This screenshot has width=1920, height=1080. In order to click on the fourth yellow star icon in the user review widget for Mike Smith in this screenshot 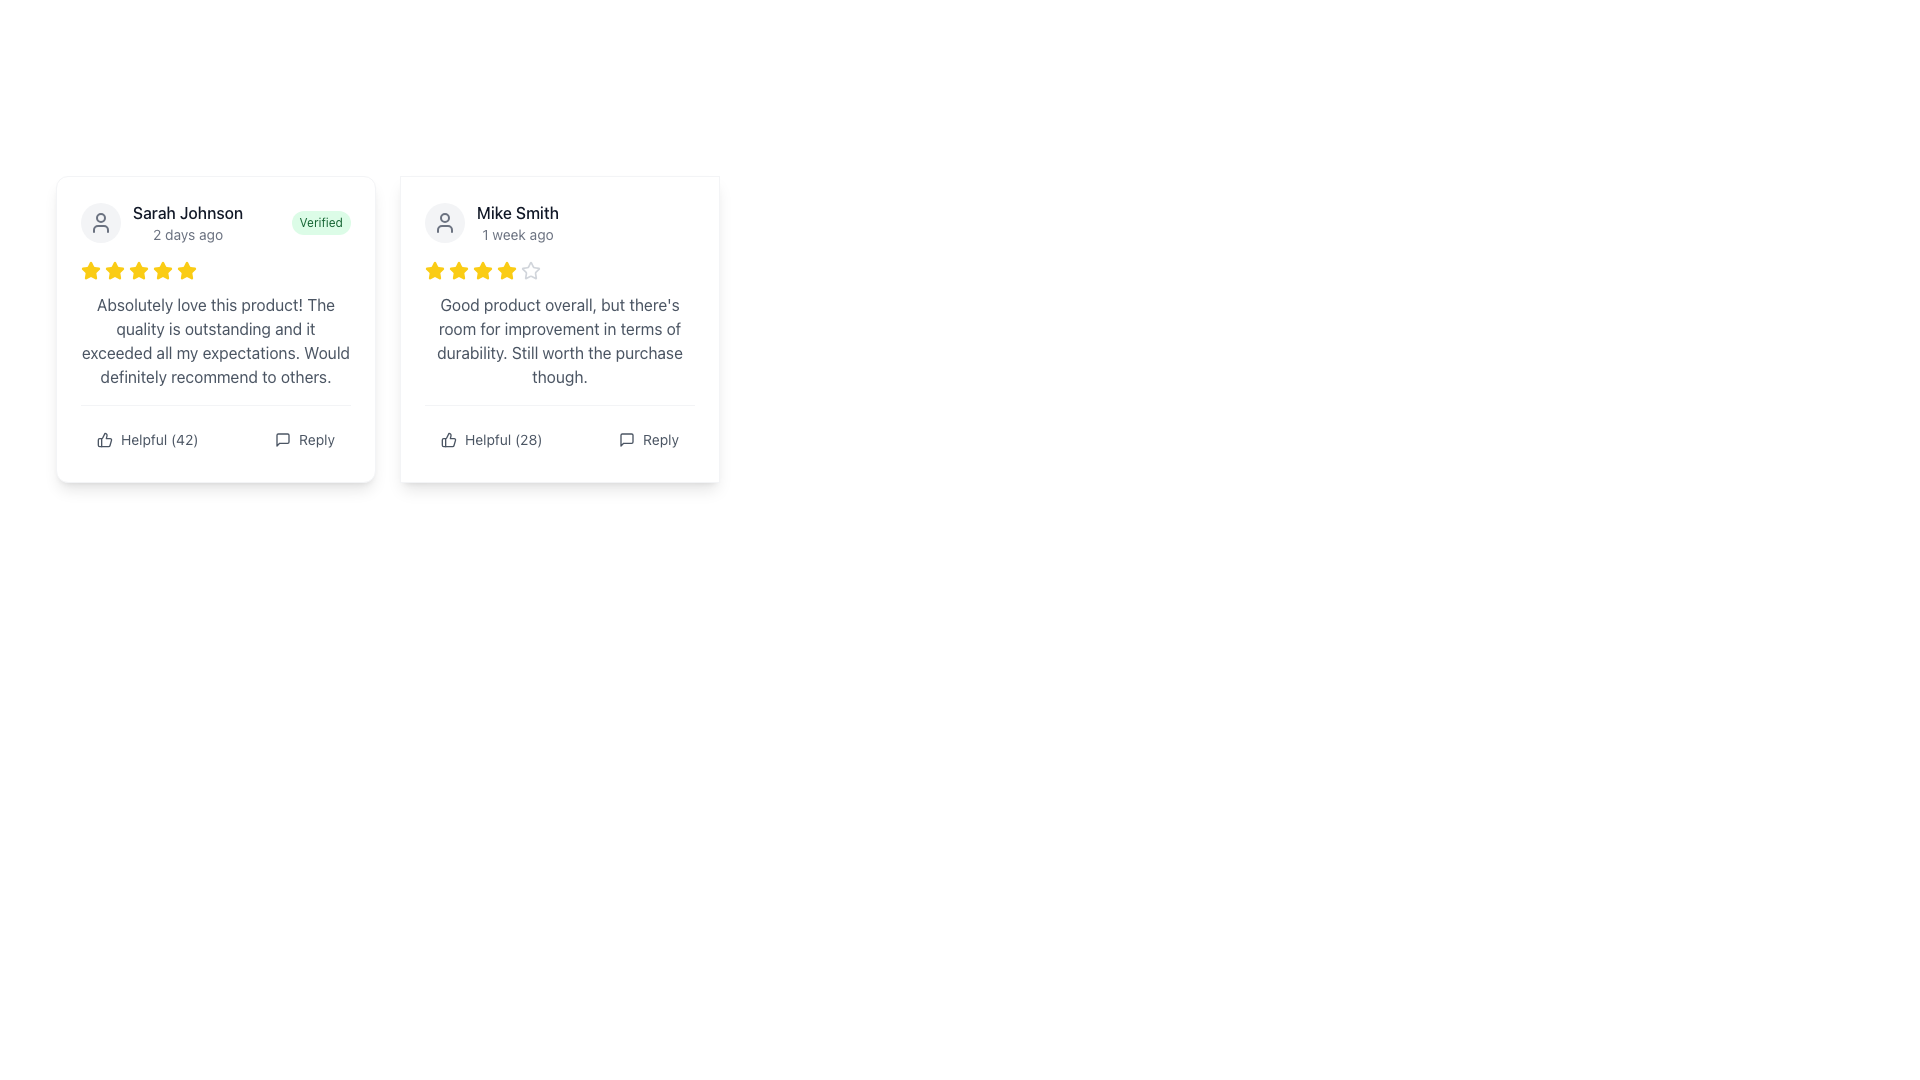, I will do `click(507, 270)`.